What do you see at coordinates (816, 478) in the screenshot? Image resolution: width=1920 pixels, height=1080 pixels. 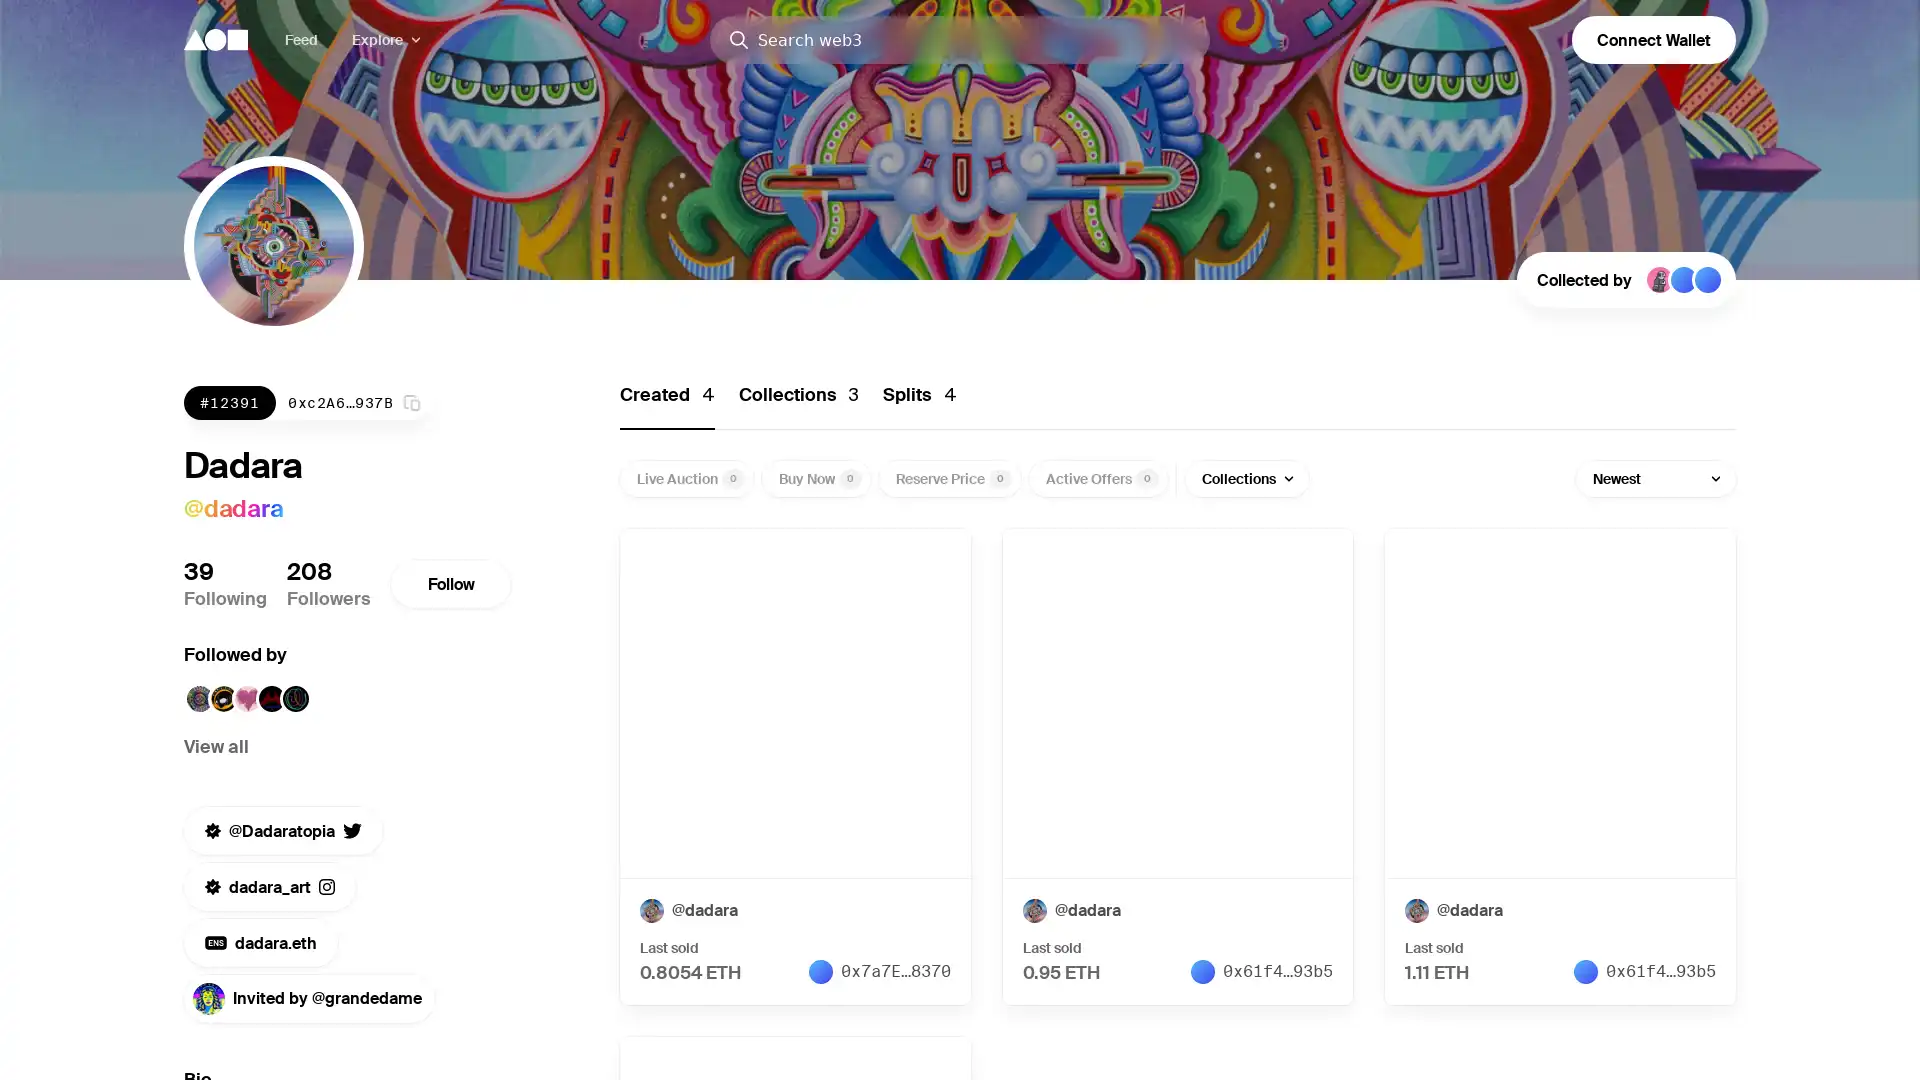 I see `Buy Now 0` at bounding box center [816, 478].